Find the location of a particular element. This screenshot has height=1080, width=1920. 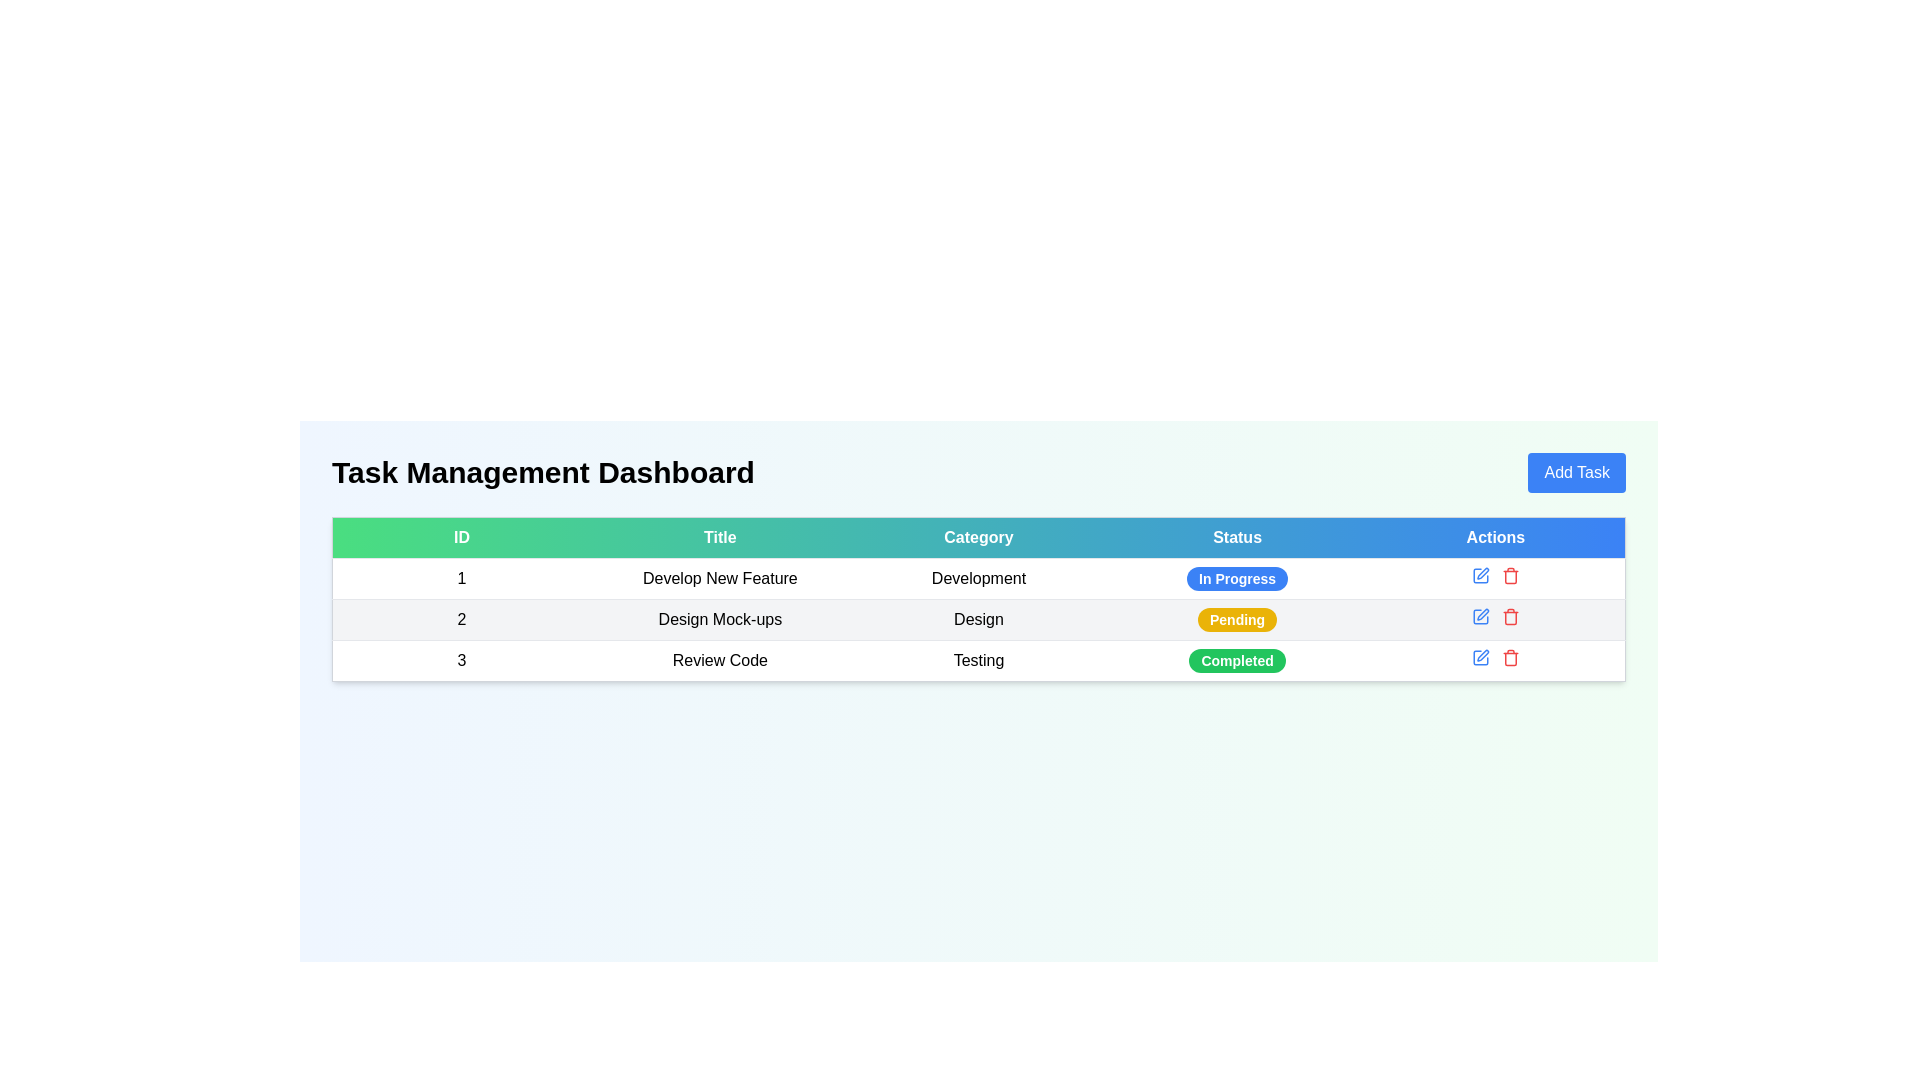

the Status label indicating 'In Progress' for the task 'Develop New Feature', located in the Status column of the task management table is located at coordinates (1236, 578).